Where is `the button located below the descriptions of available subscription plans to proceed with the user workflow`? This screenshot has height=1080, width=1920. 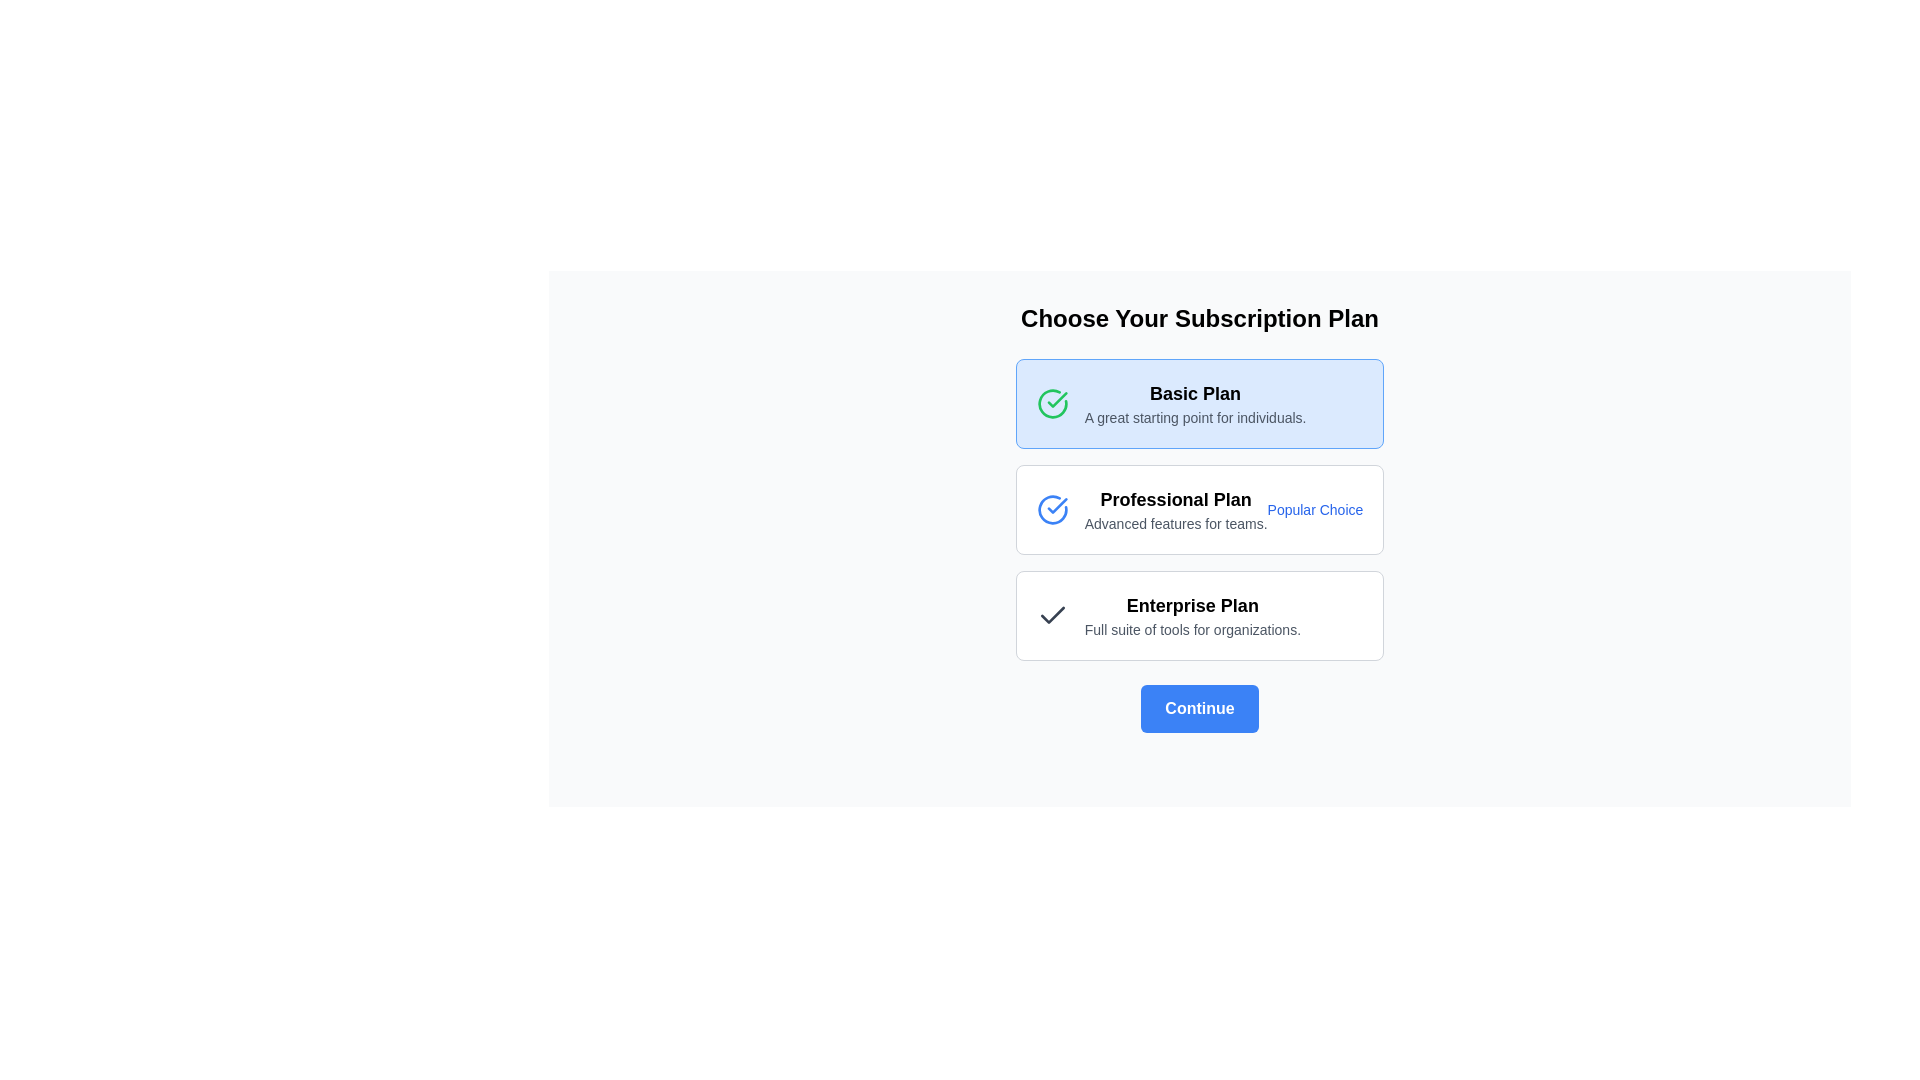
the button located below the descriptions of available subscription plans to proceed with the user workflow is located at coordinates (1200, 708).